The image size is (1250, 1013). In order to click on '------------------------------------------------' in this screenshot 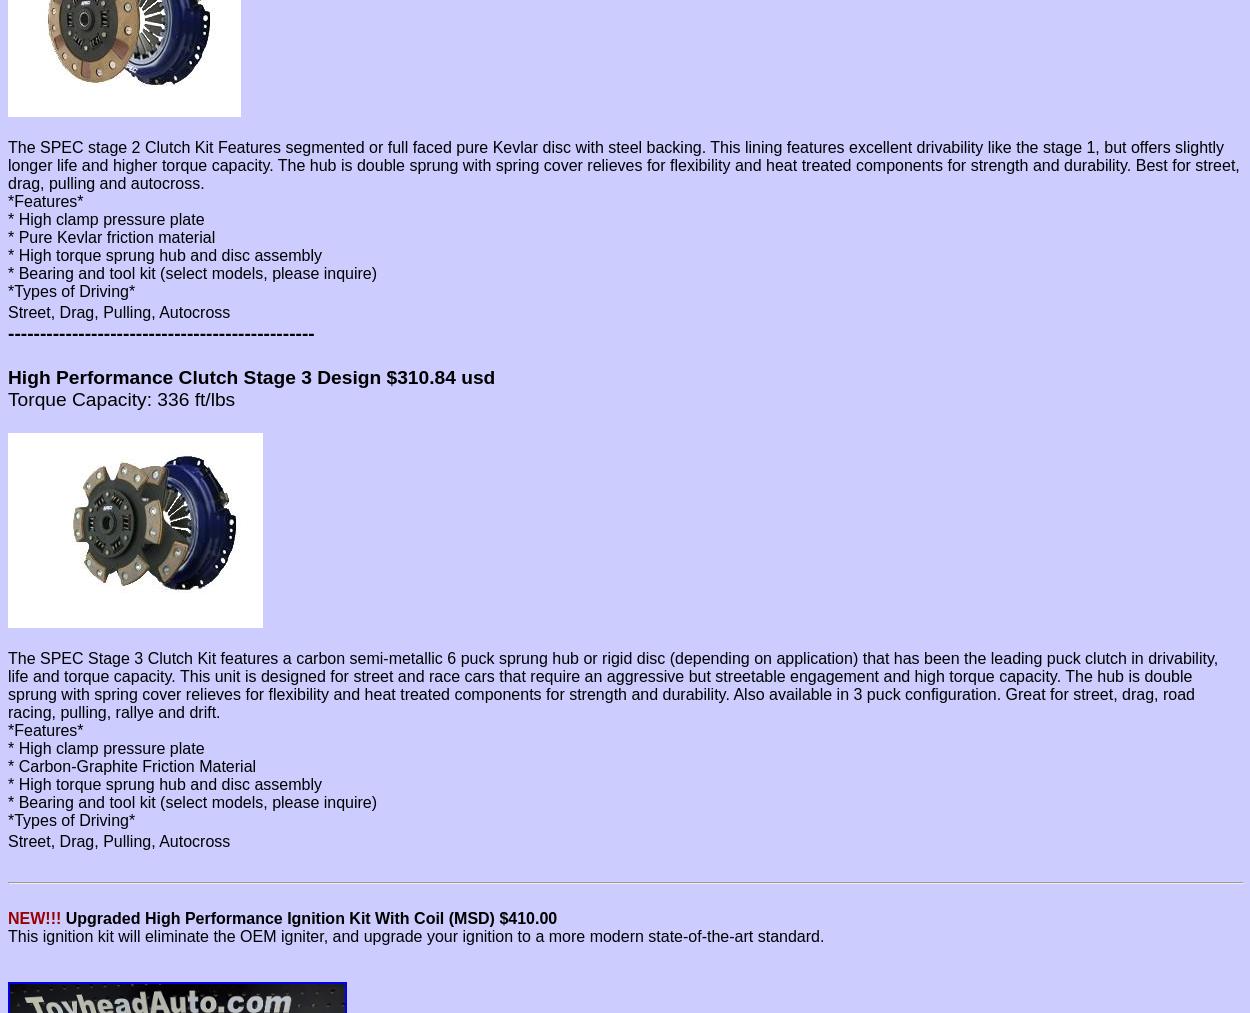, I will do `click(161, 333)`.